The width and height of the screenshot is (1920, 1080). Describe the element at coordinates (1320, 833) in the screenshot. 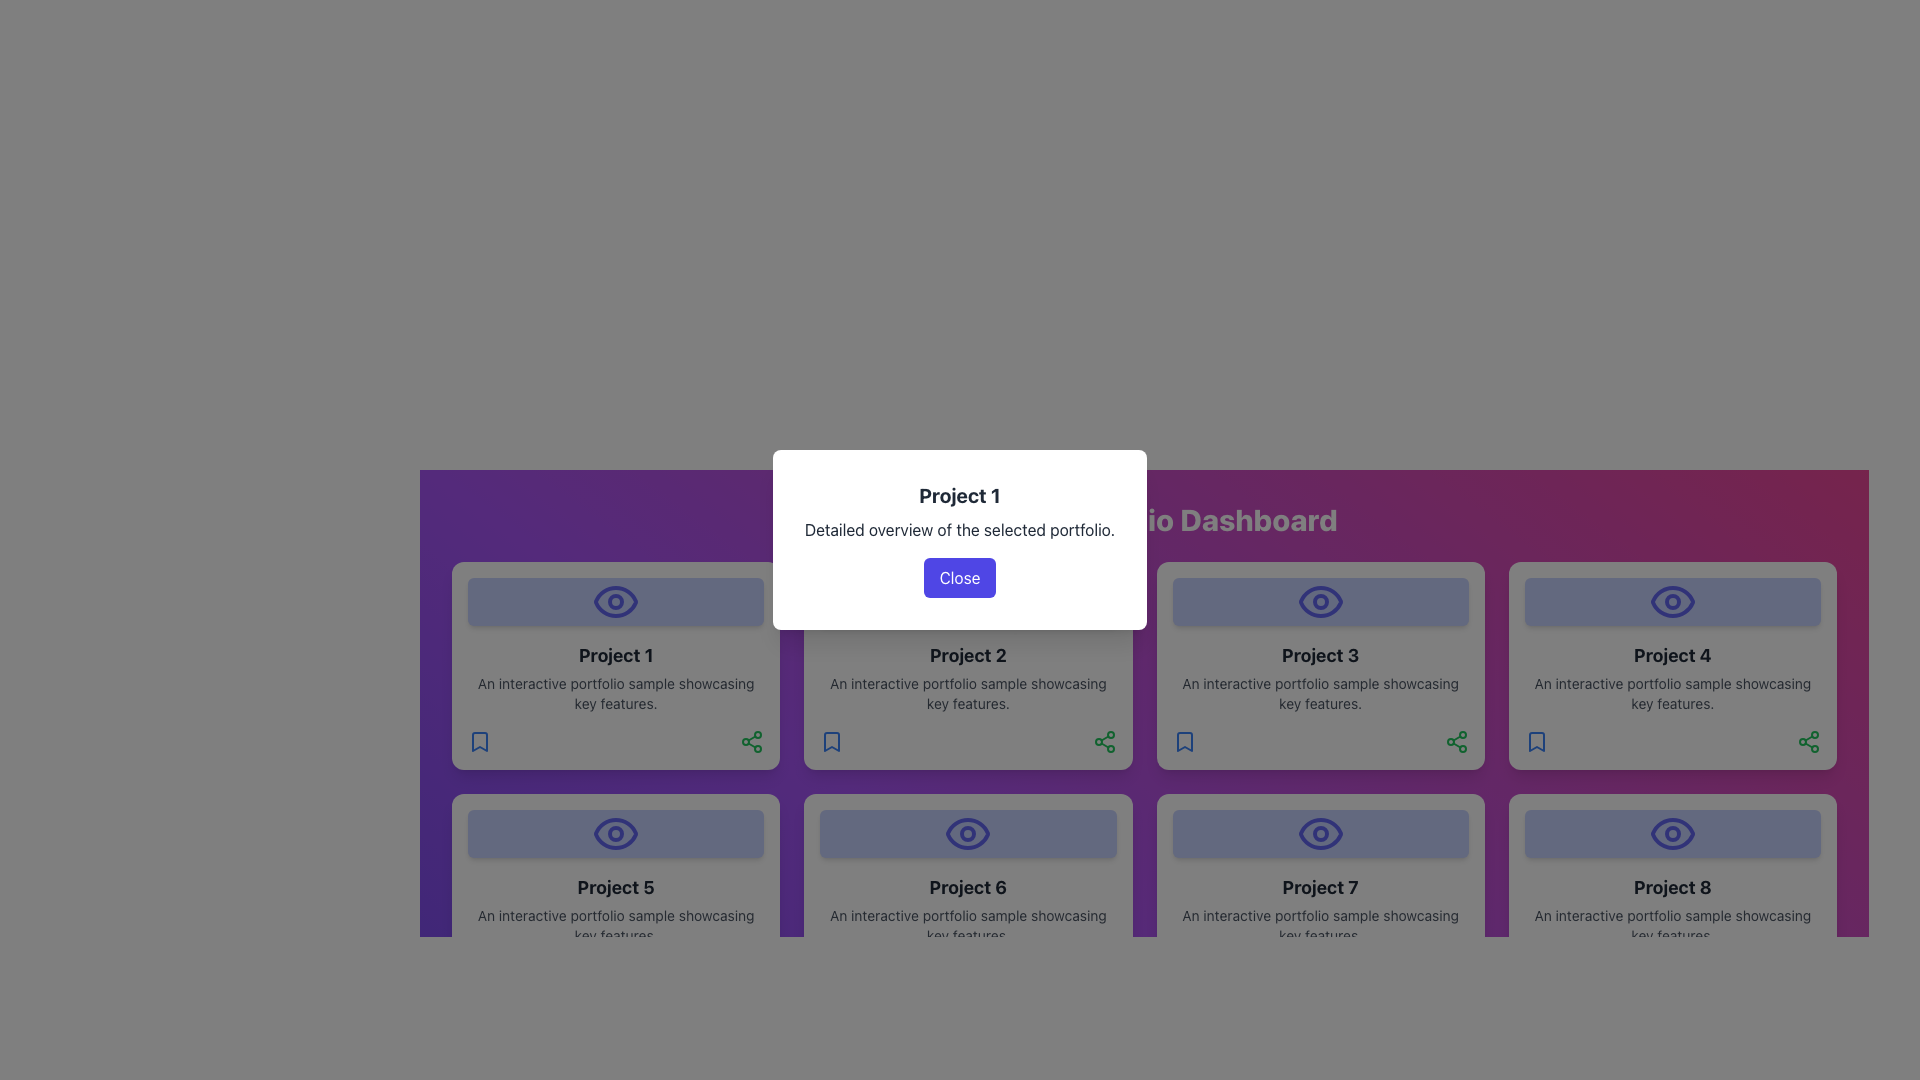

I see `the appearance of the blue eye icon located in the upper section of the 'Project 7' card, which is centered horizontally and displayed on a light indigo background` at that location.